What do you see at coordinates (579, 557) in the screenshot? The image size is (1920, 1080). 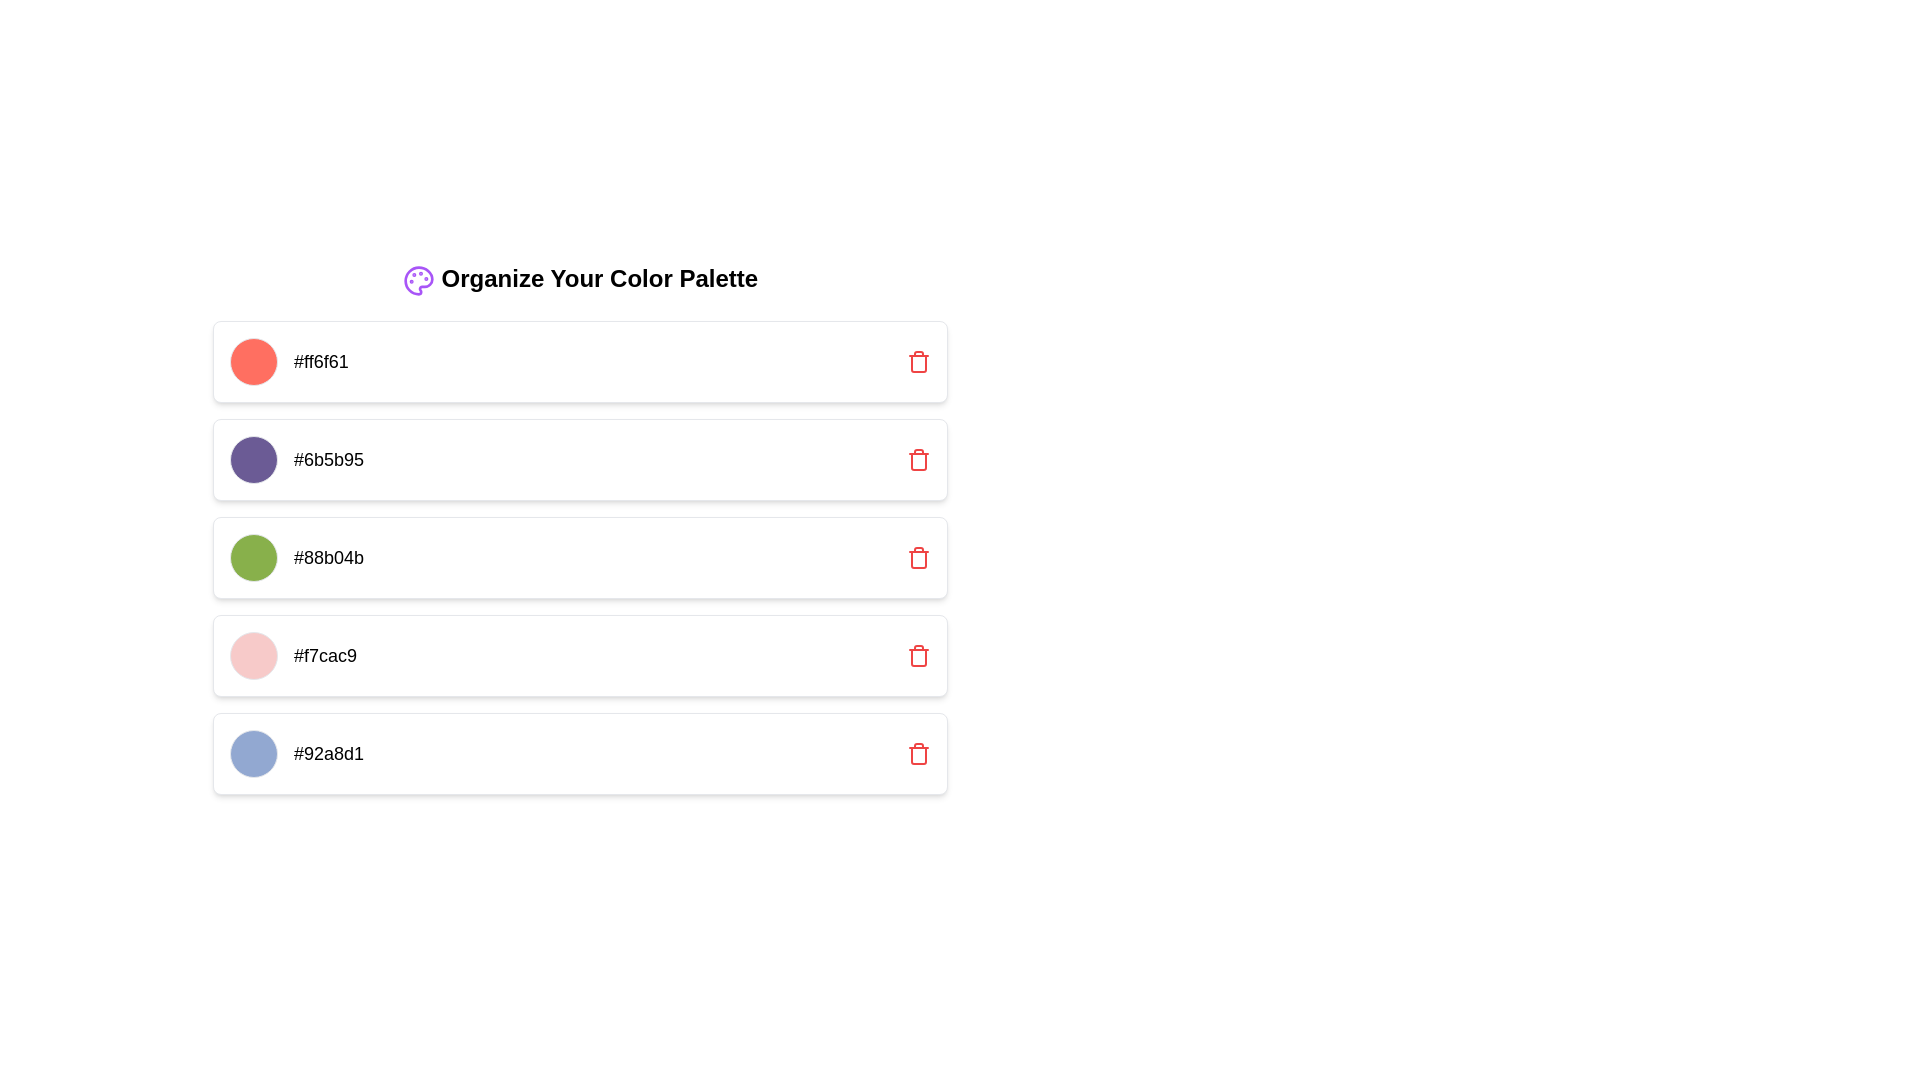 I see `the third item in the vertical list of colored elements, which visually represents a color in the palette manager` at bounding box center [579, 557].